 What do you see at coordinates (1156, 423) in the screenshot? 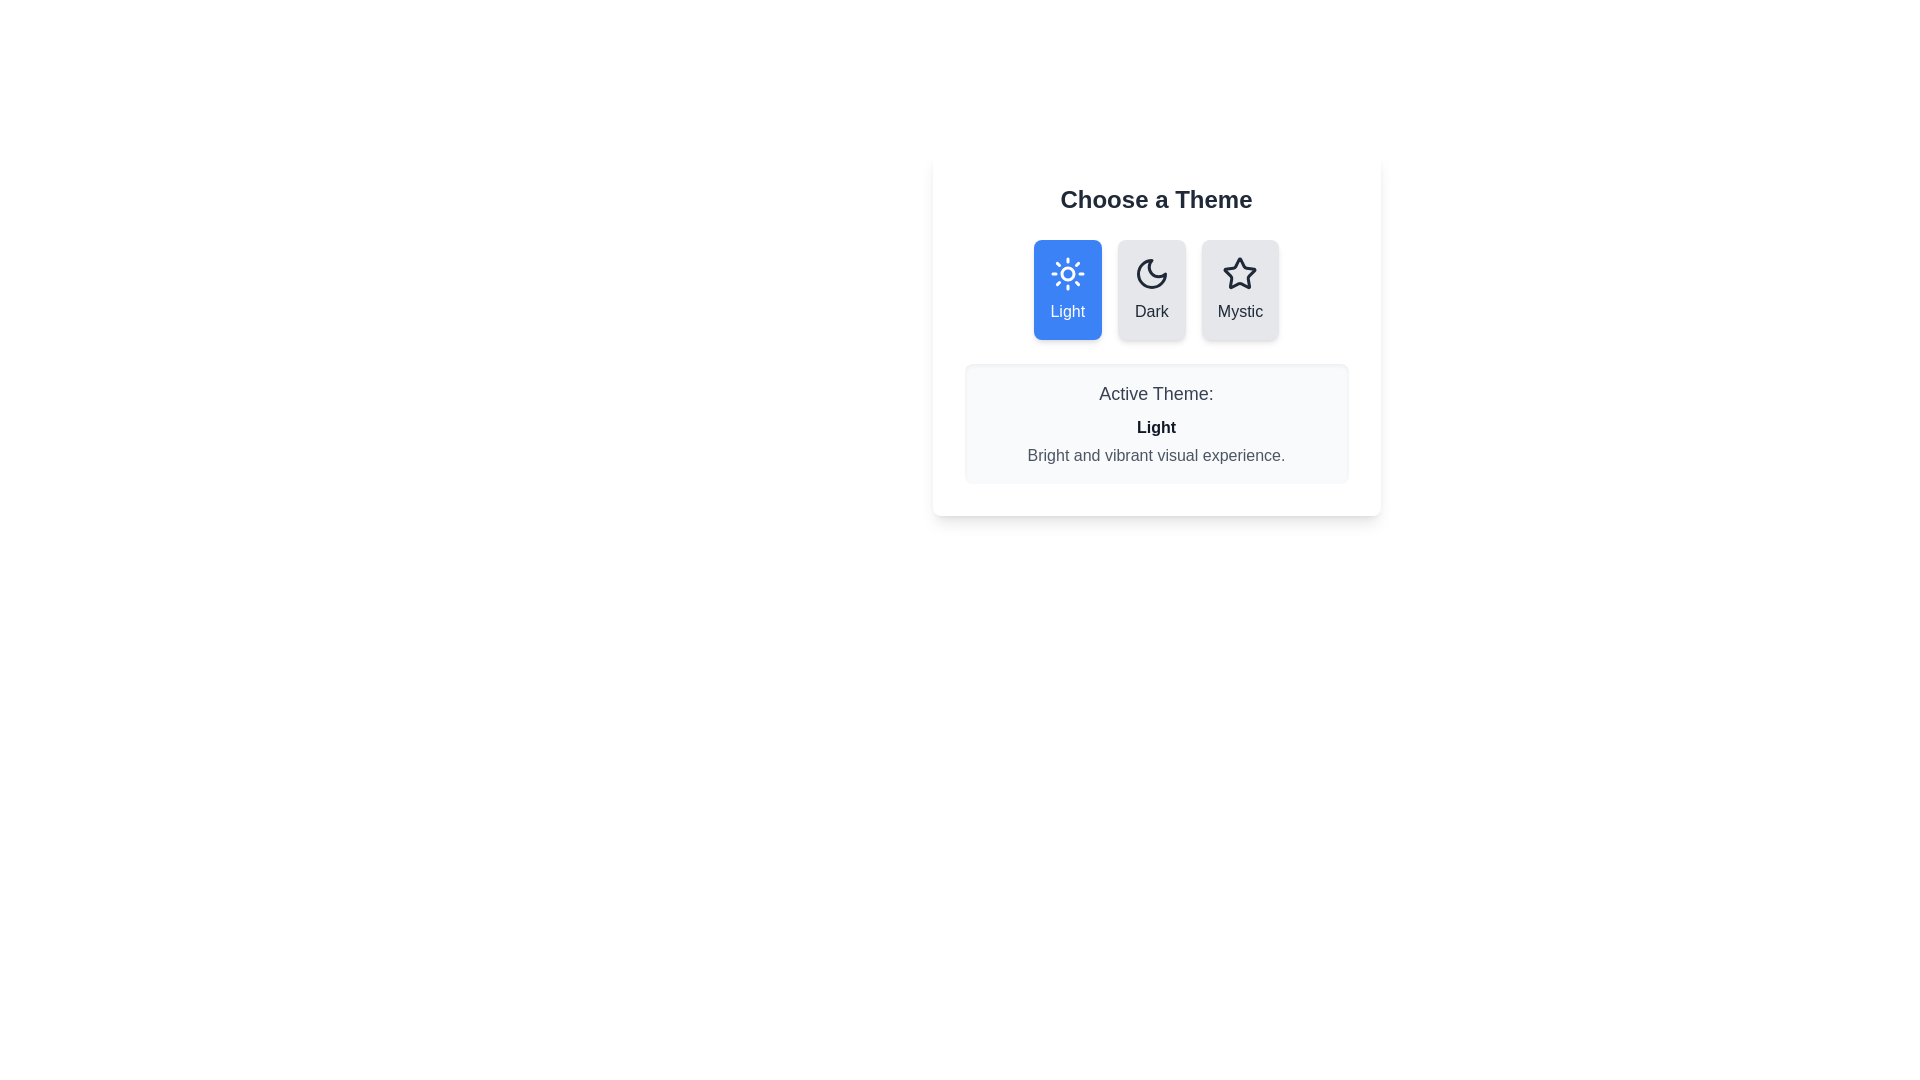
I see `the section displaying the active theme details to observe its visual representation` at bounding box center [1156, 423].